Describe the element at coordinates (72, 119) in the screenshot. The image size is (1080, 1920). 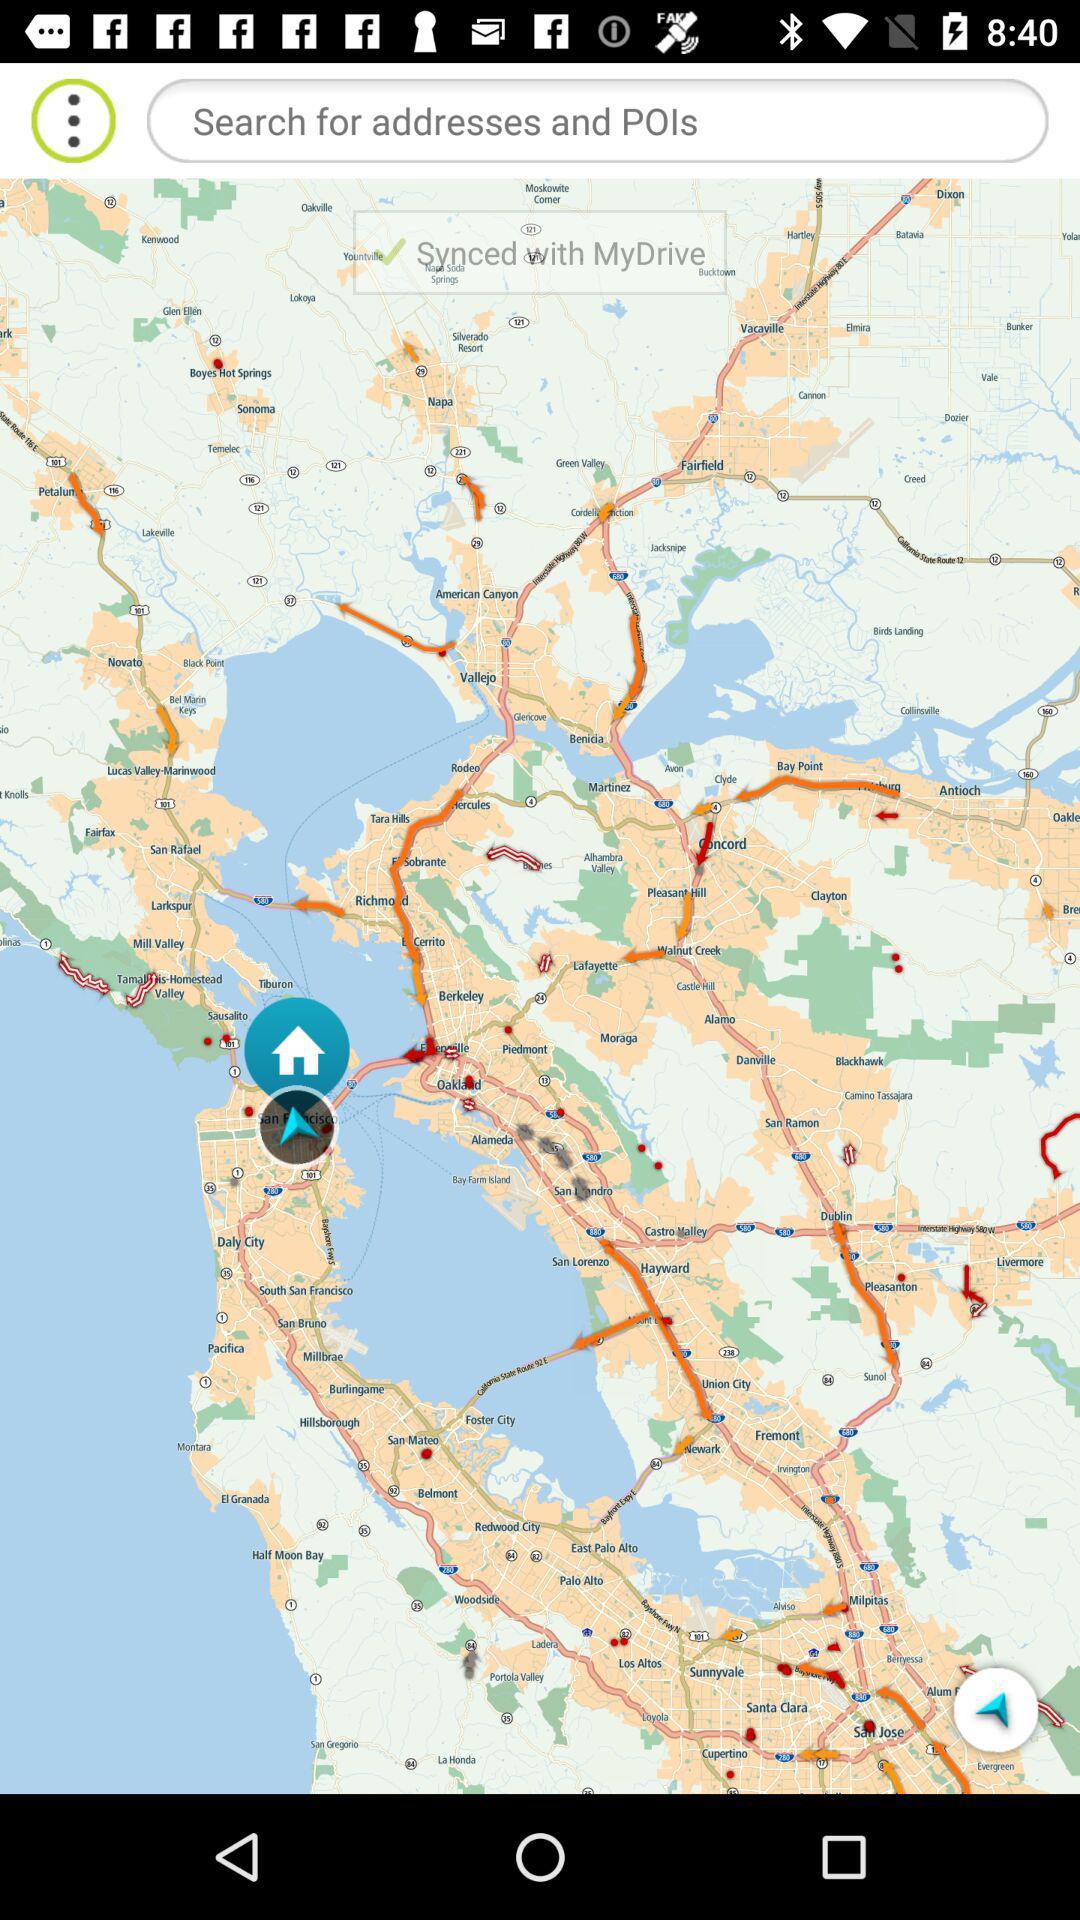
I see `open settings` at that location.